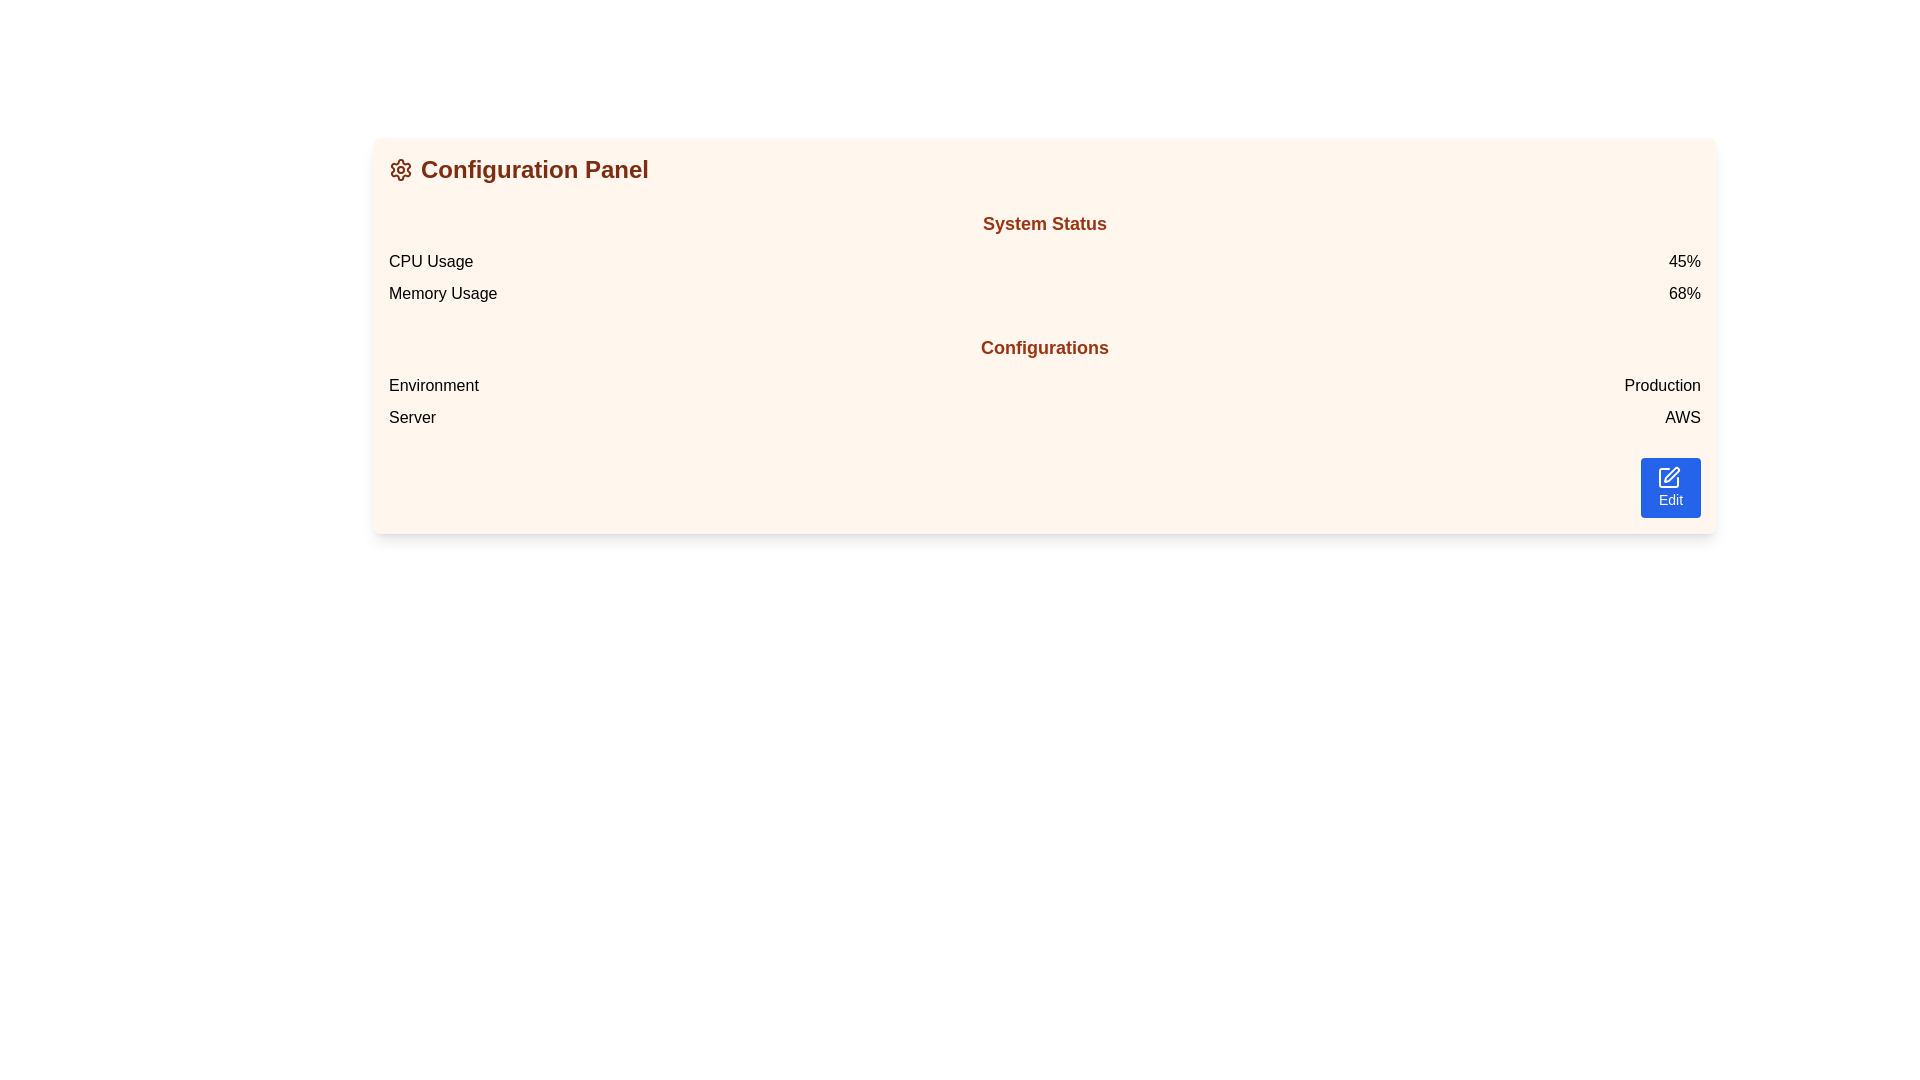 The height and width of the screenshot is (1080, 1920). I want to click on the gear-shaped settings icon, which is dark orange and located to the left of the 'Configuration Panel' text, so click(400, 168).